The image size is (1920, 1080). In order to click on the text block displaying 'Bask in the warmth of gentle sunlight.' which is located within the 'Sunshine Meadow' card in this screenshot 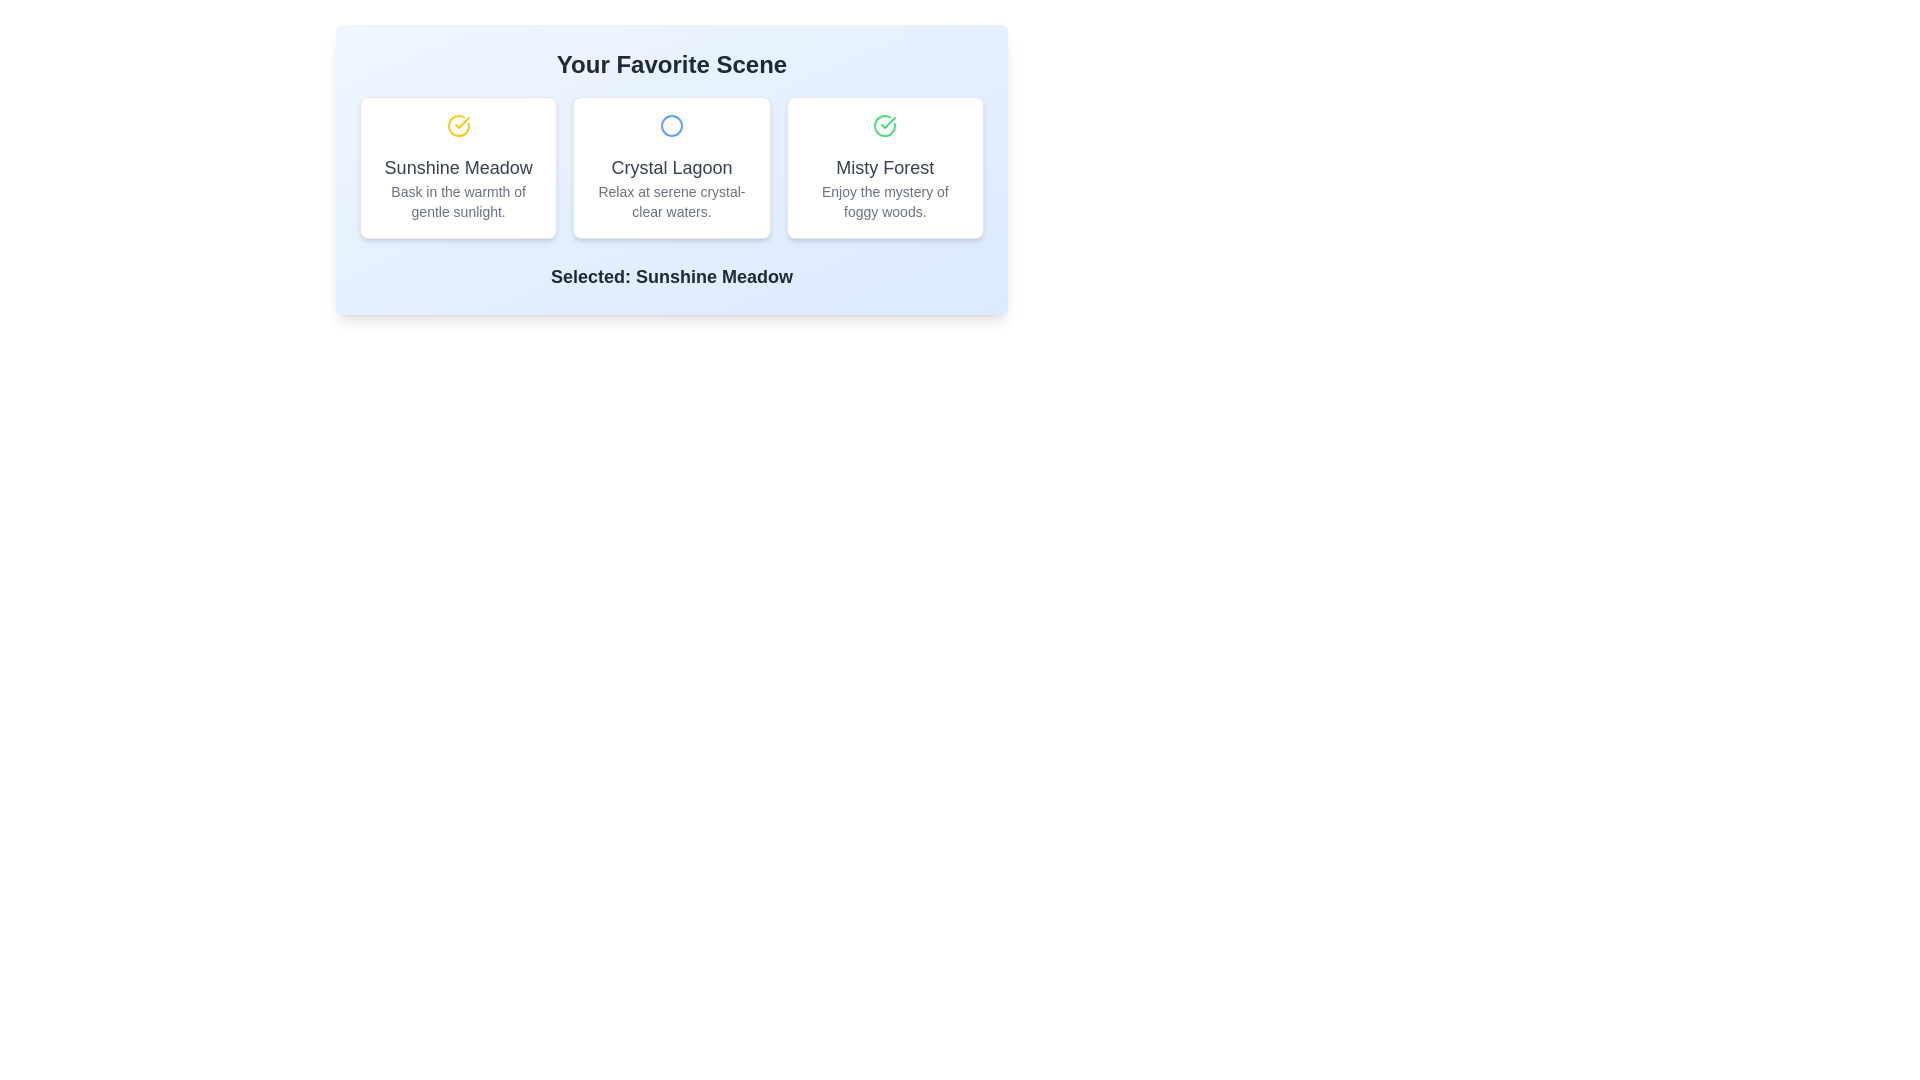, I will do `click(457, 201)`.